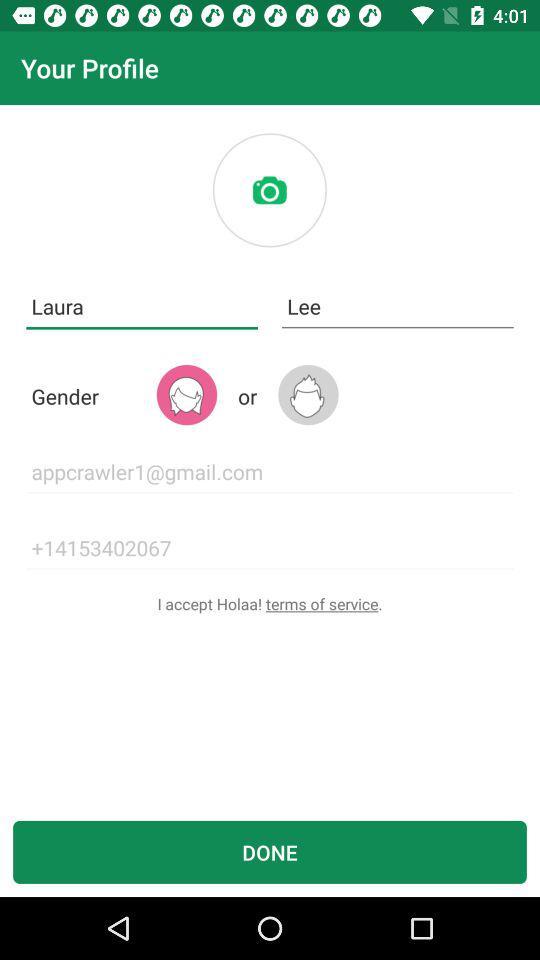  Describe the element at coordinates (186, 394) in the screenshot. I see `icon above the appcrawler1@gmail.com item` at that location.